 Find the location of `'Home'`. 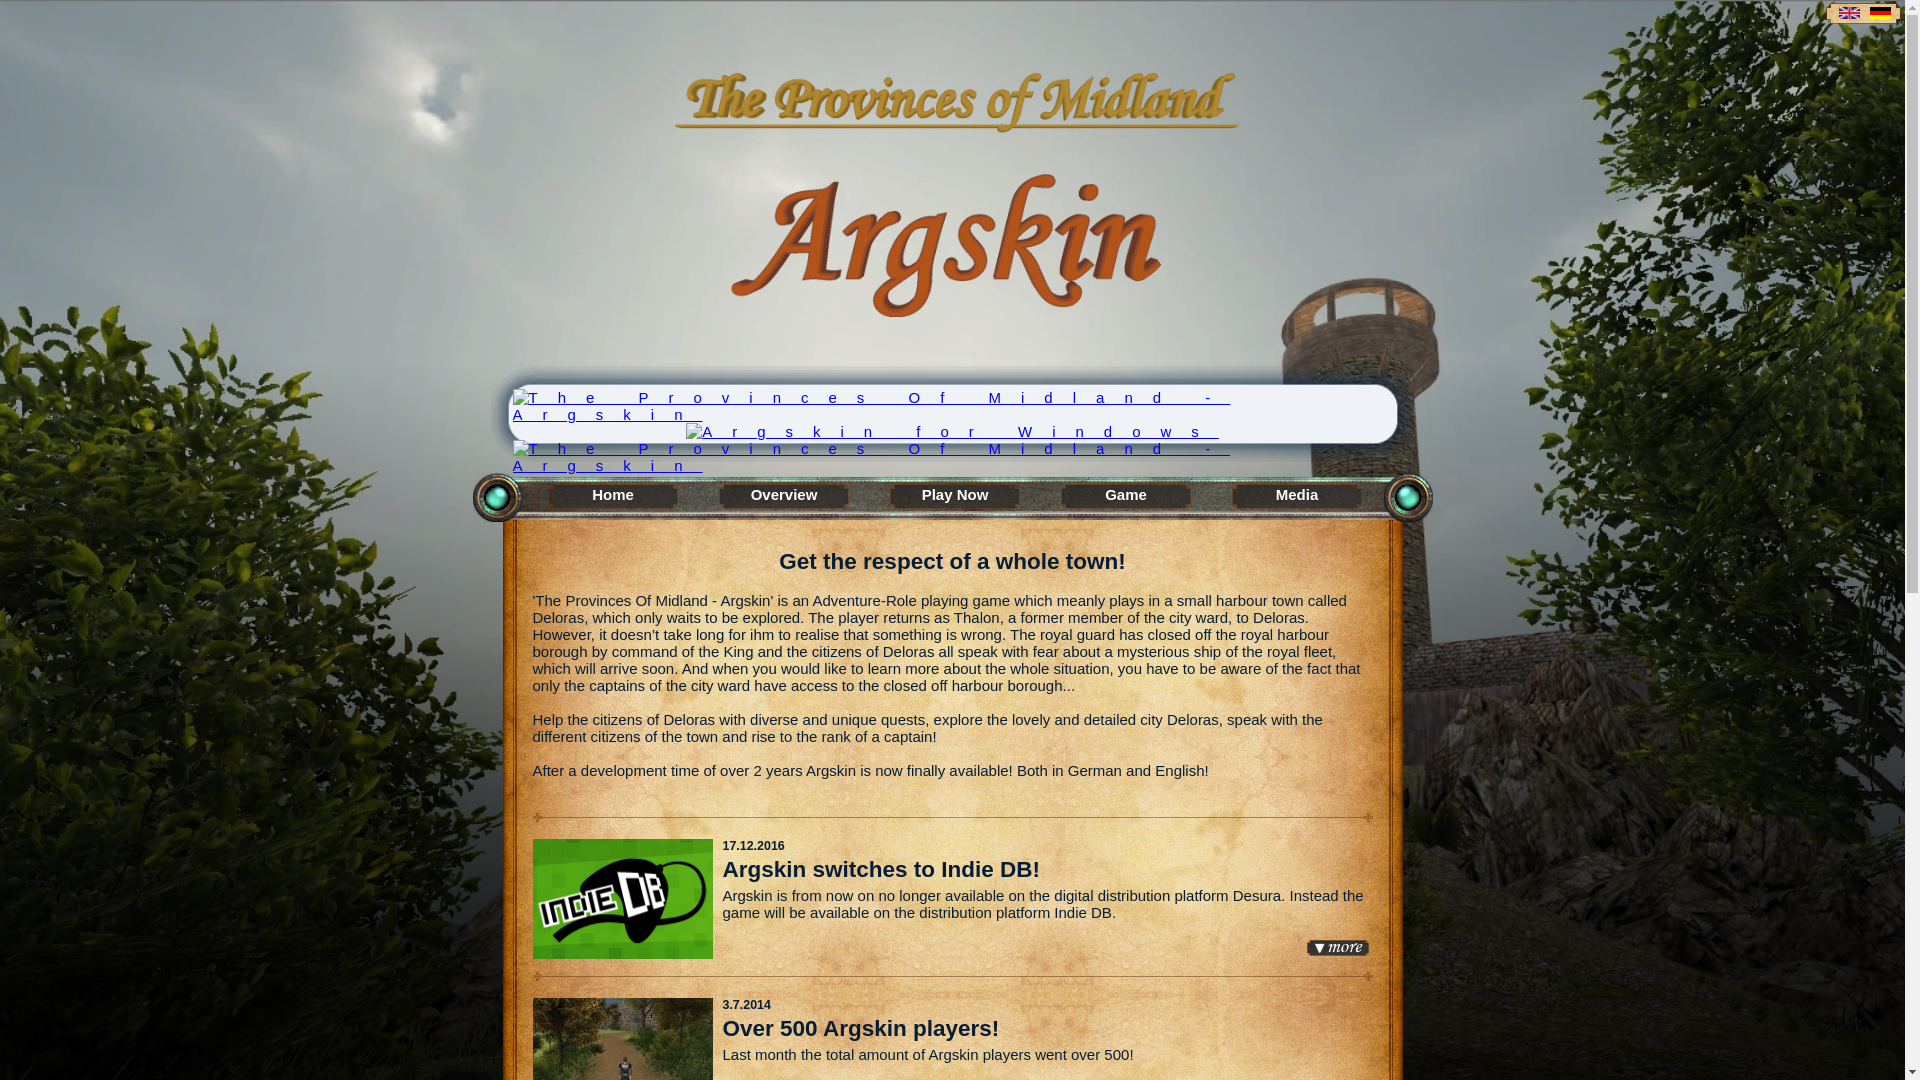

'Home' is located at coordinates (612, 496).